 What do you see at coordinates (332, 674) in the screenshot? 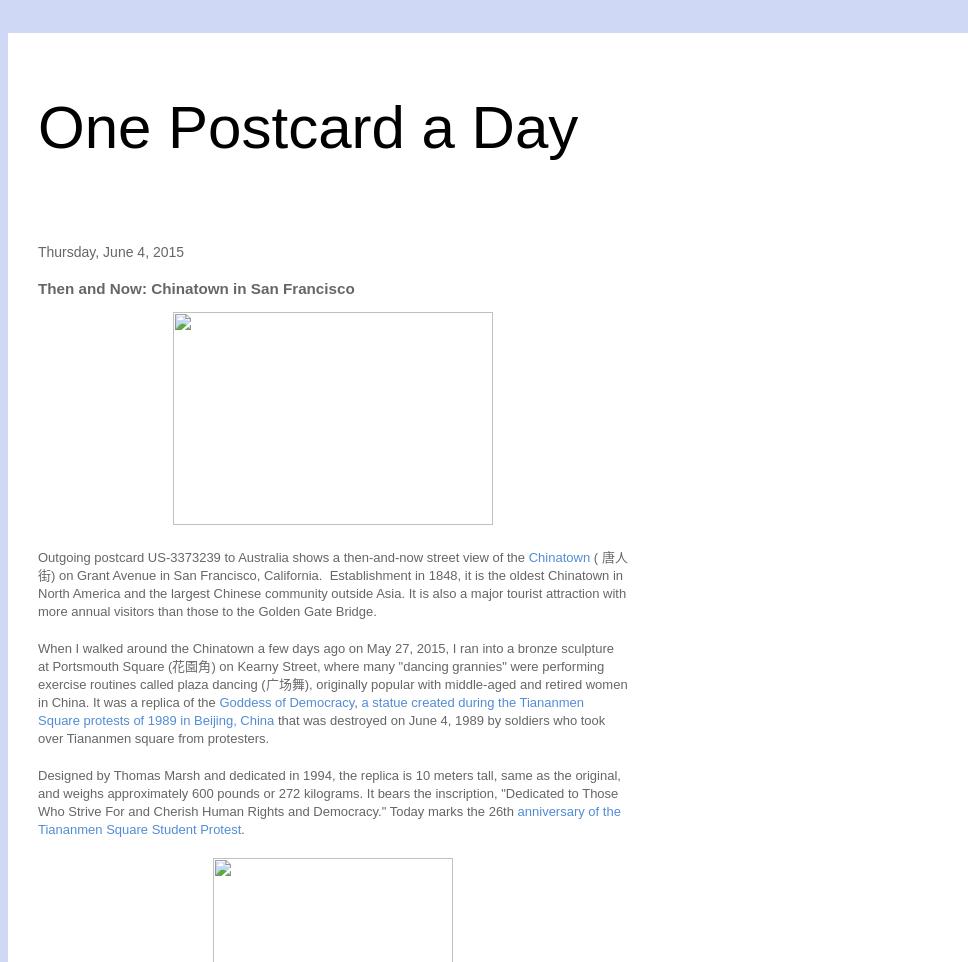
I see `'When I walked around the Chinatown a few days ago on May 27, 2015, I ran into a bronze sculpture at Portsmouth Square (花園角) on Kearny Street, where many "dancing grannies" were performing exercise routines called plaza dancing (广场舞), originally popular with middle-aged and retired women in China. It was a replica of the'` at bounding box center [332, 674].